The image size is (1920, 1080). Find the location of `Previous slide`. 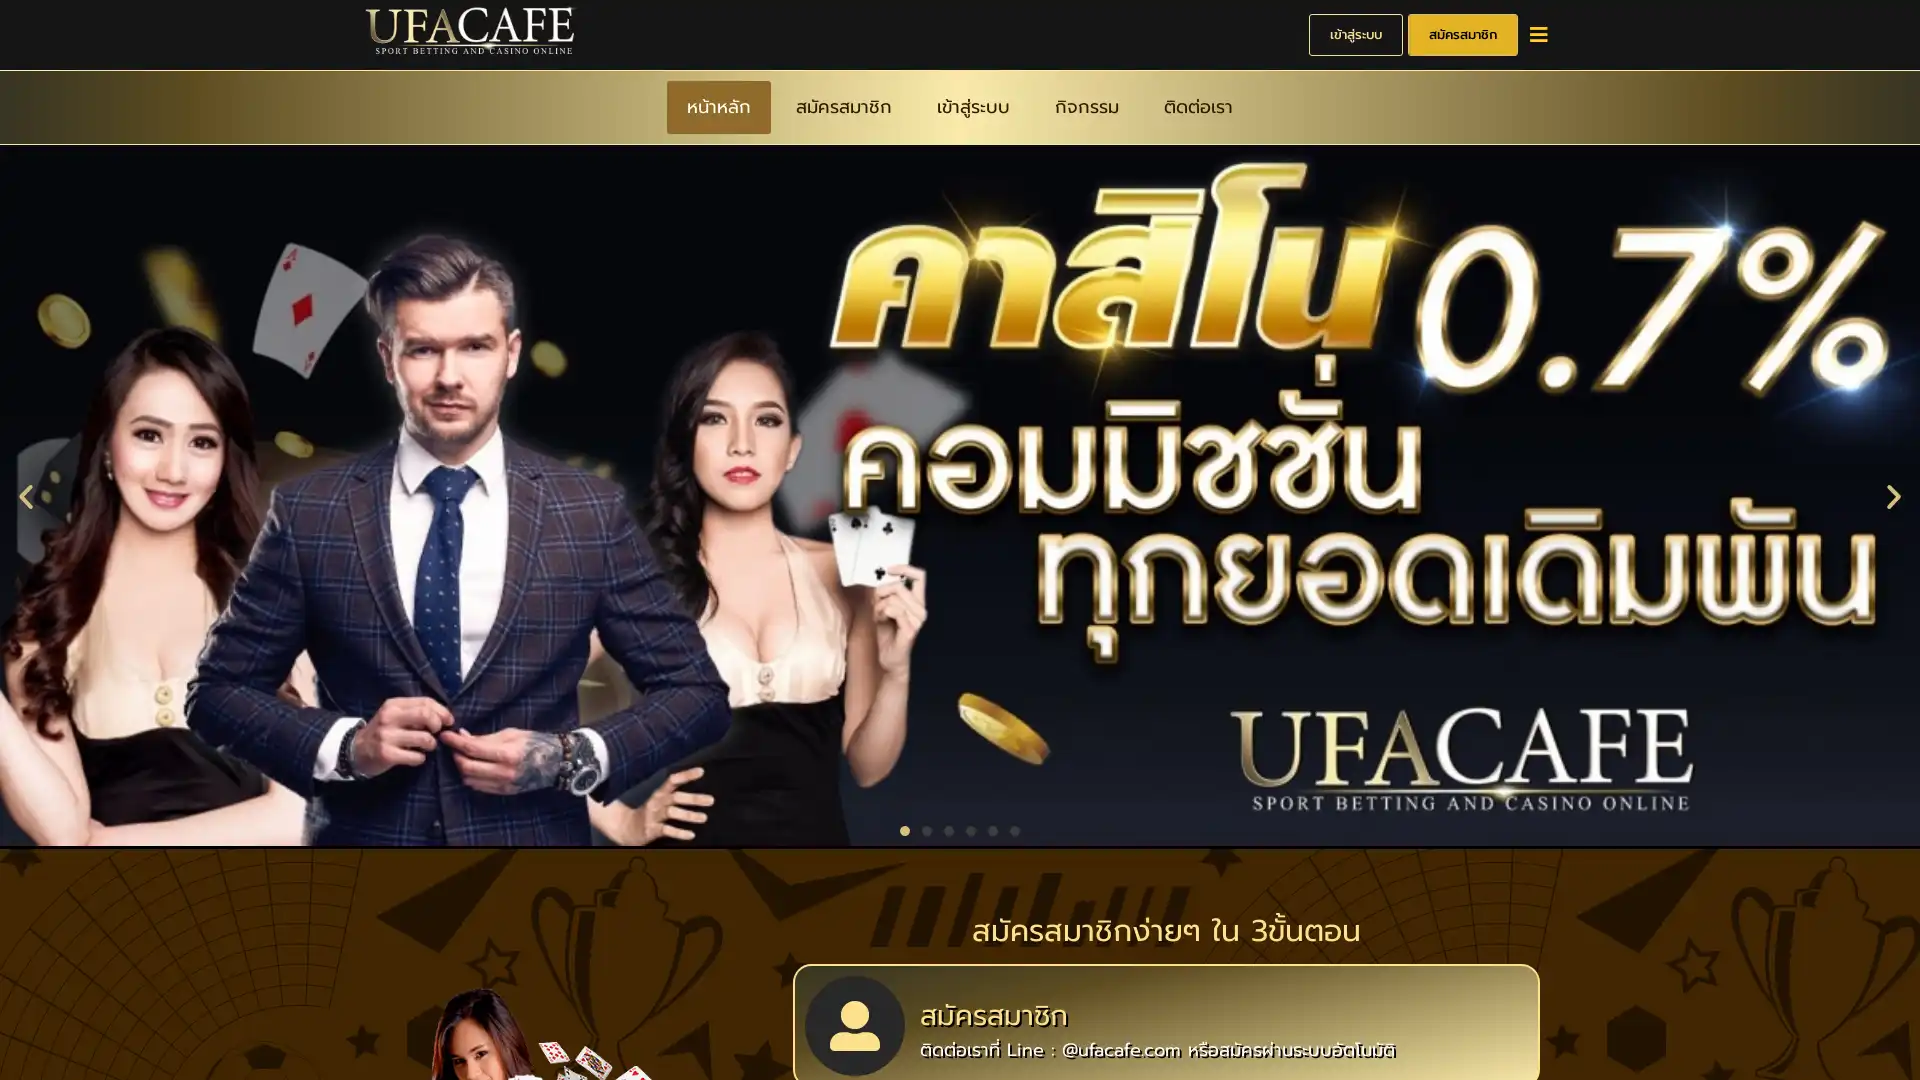

Previous slide is located at coordinates (25, 493).